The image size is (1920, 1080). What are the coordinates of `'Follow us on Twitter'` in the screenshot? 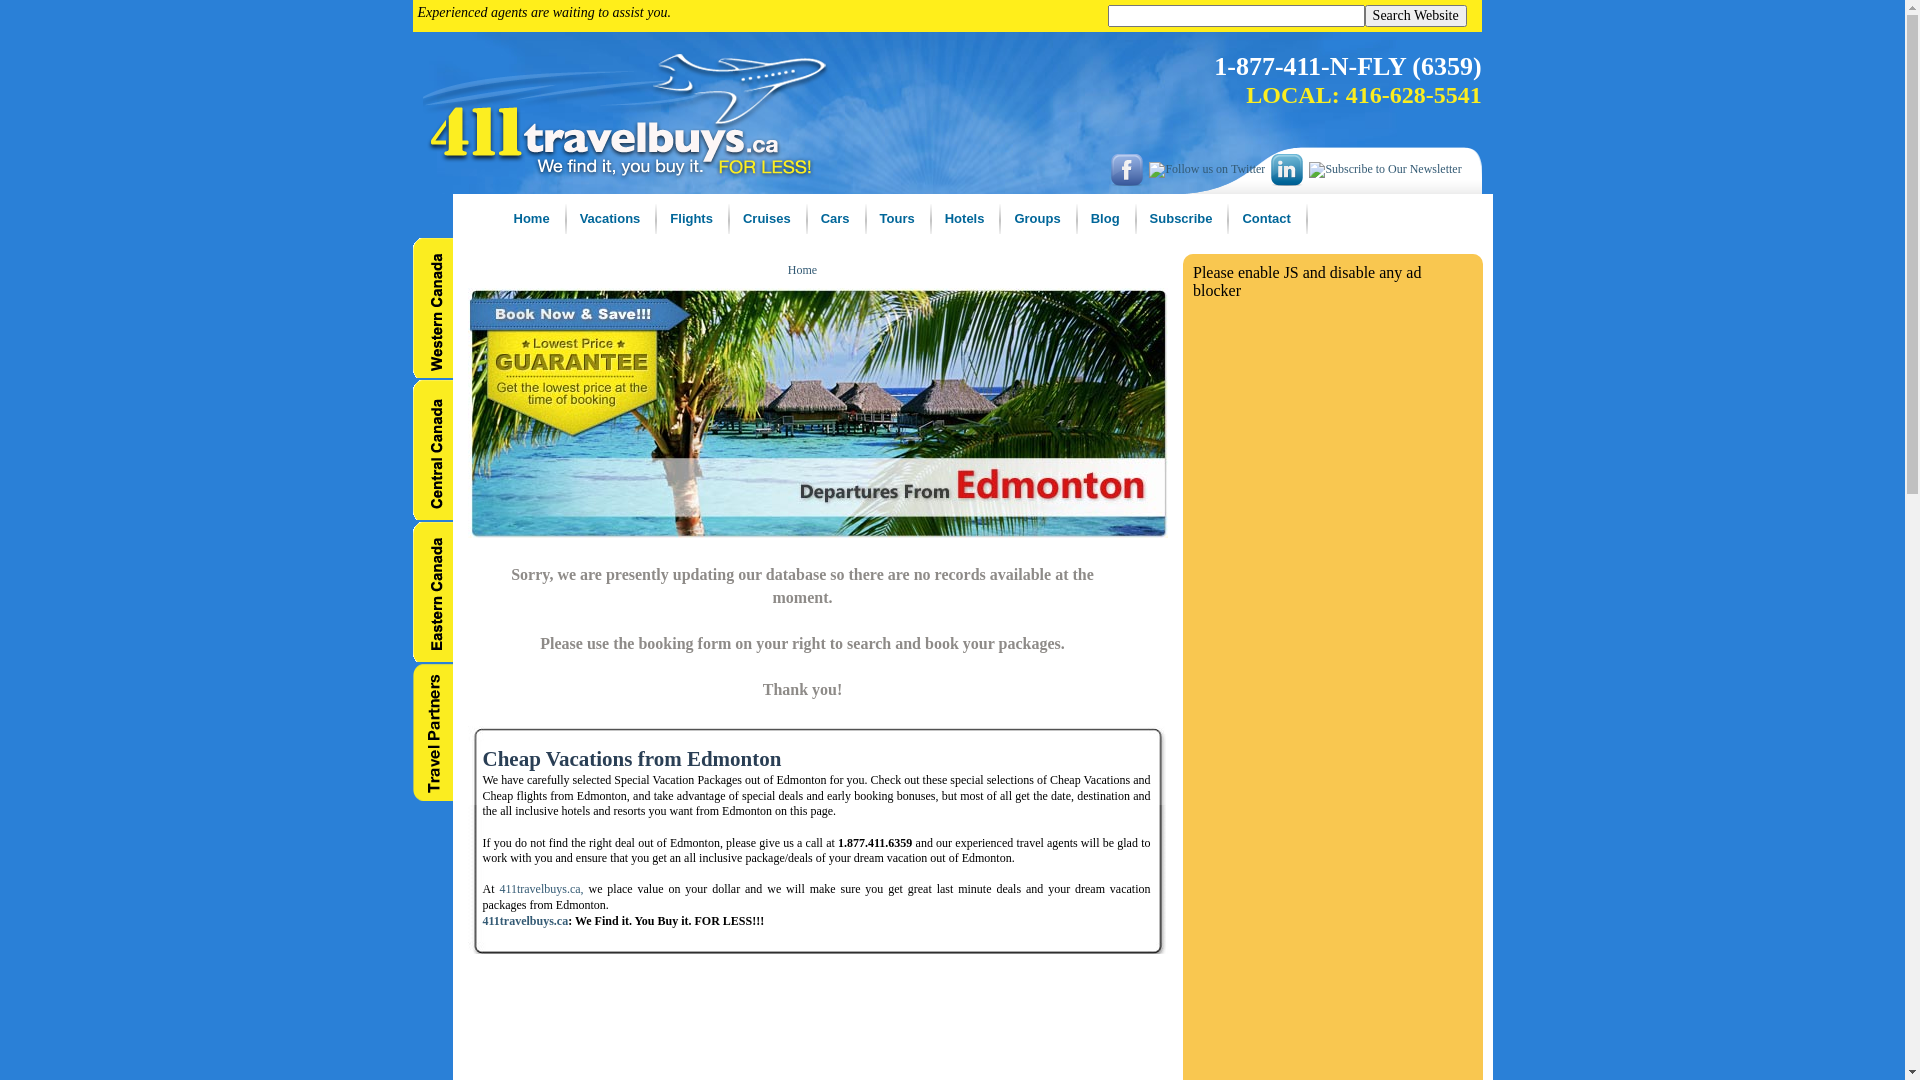 It's located at (1208, 168).